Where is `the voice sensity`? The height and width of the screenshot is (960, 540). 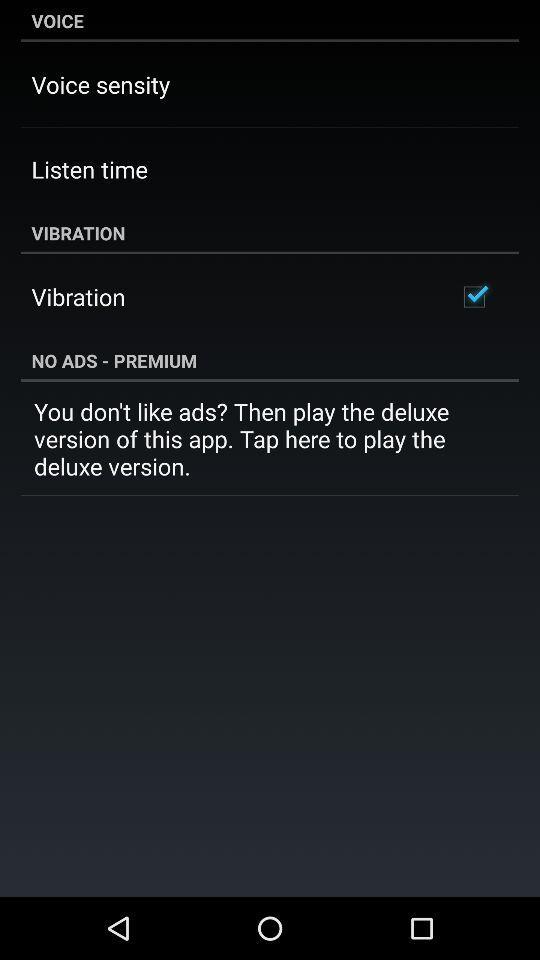 the voice sensity is located at coordinates (99, 84).